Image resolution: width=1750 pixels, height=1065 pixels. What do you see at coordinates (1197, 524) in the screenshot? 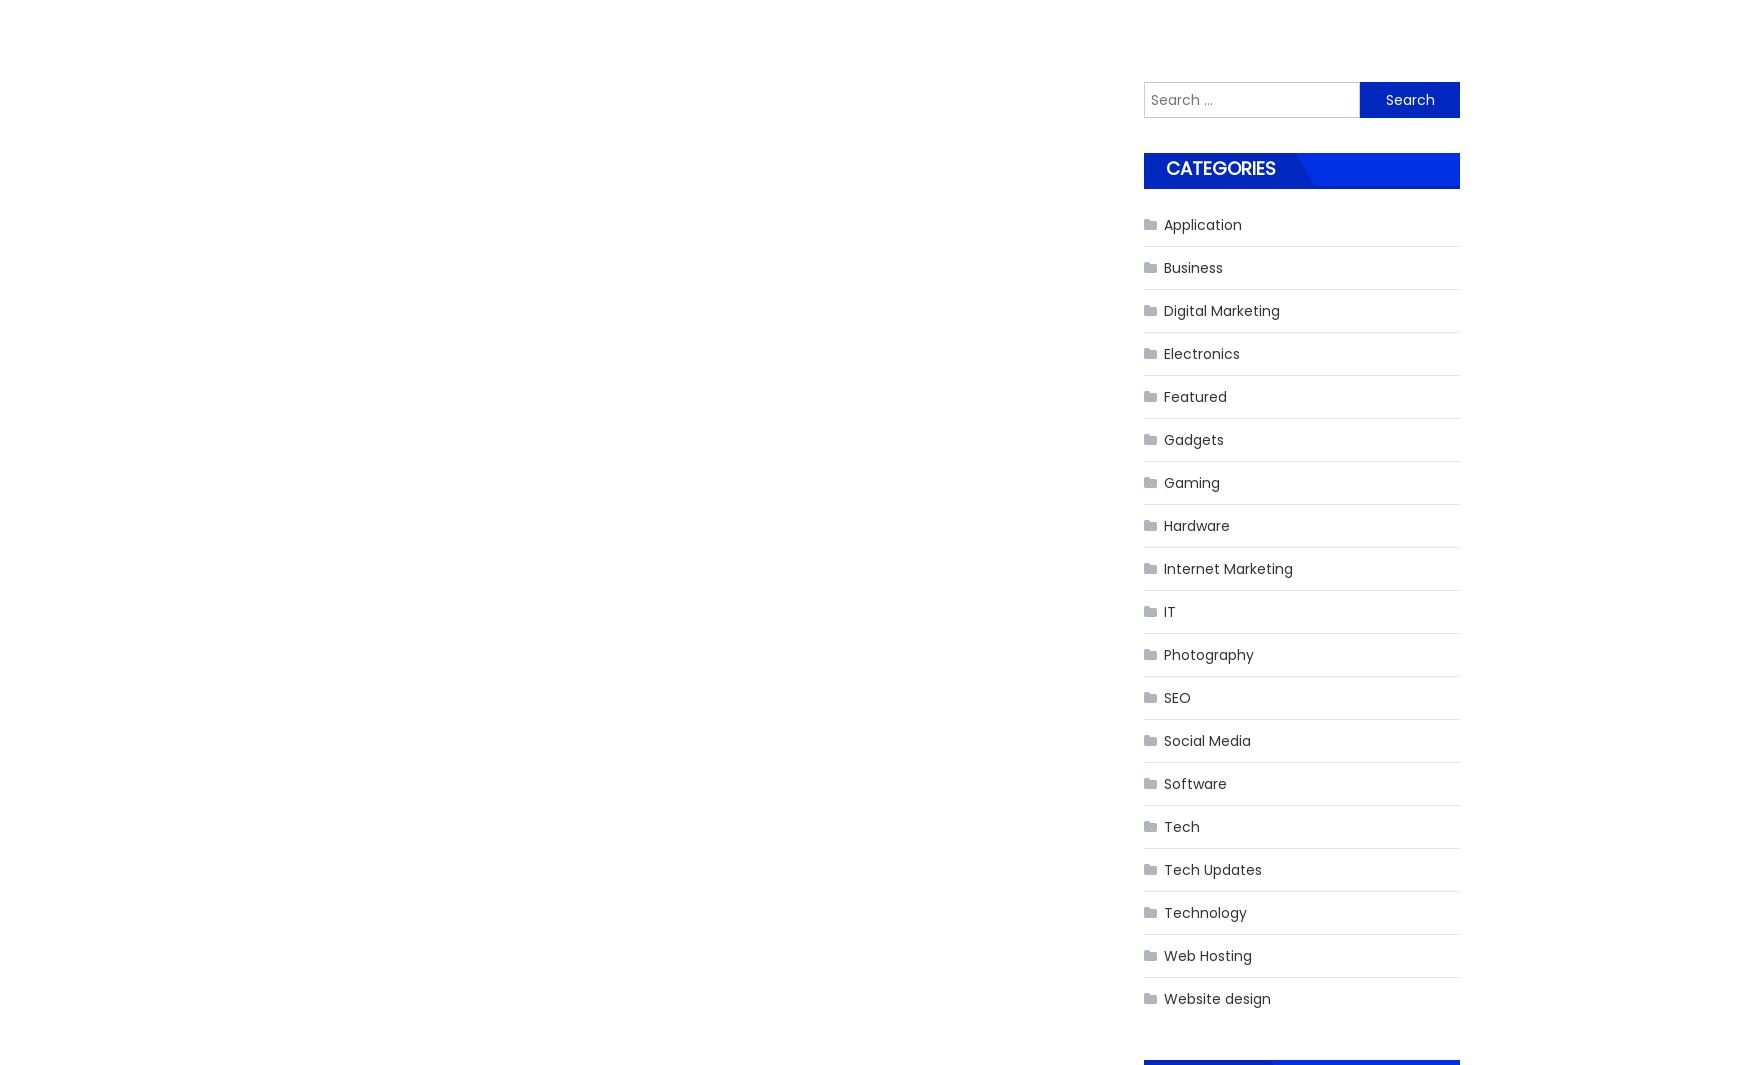
I see `'Hardware'` at bounding box center [1197, 524].